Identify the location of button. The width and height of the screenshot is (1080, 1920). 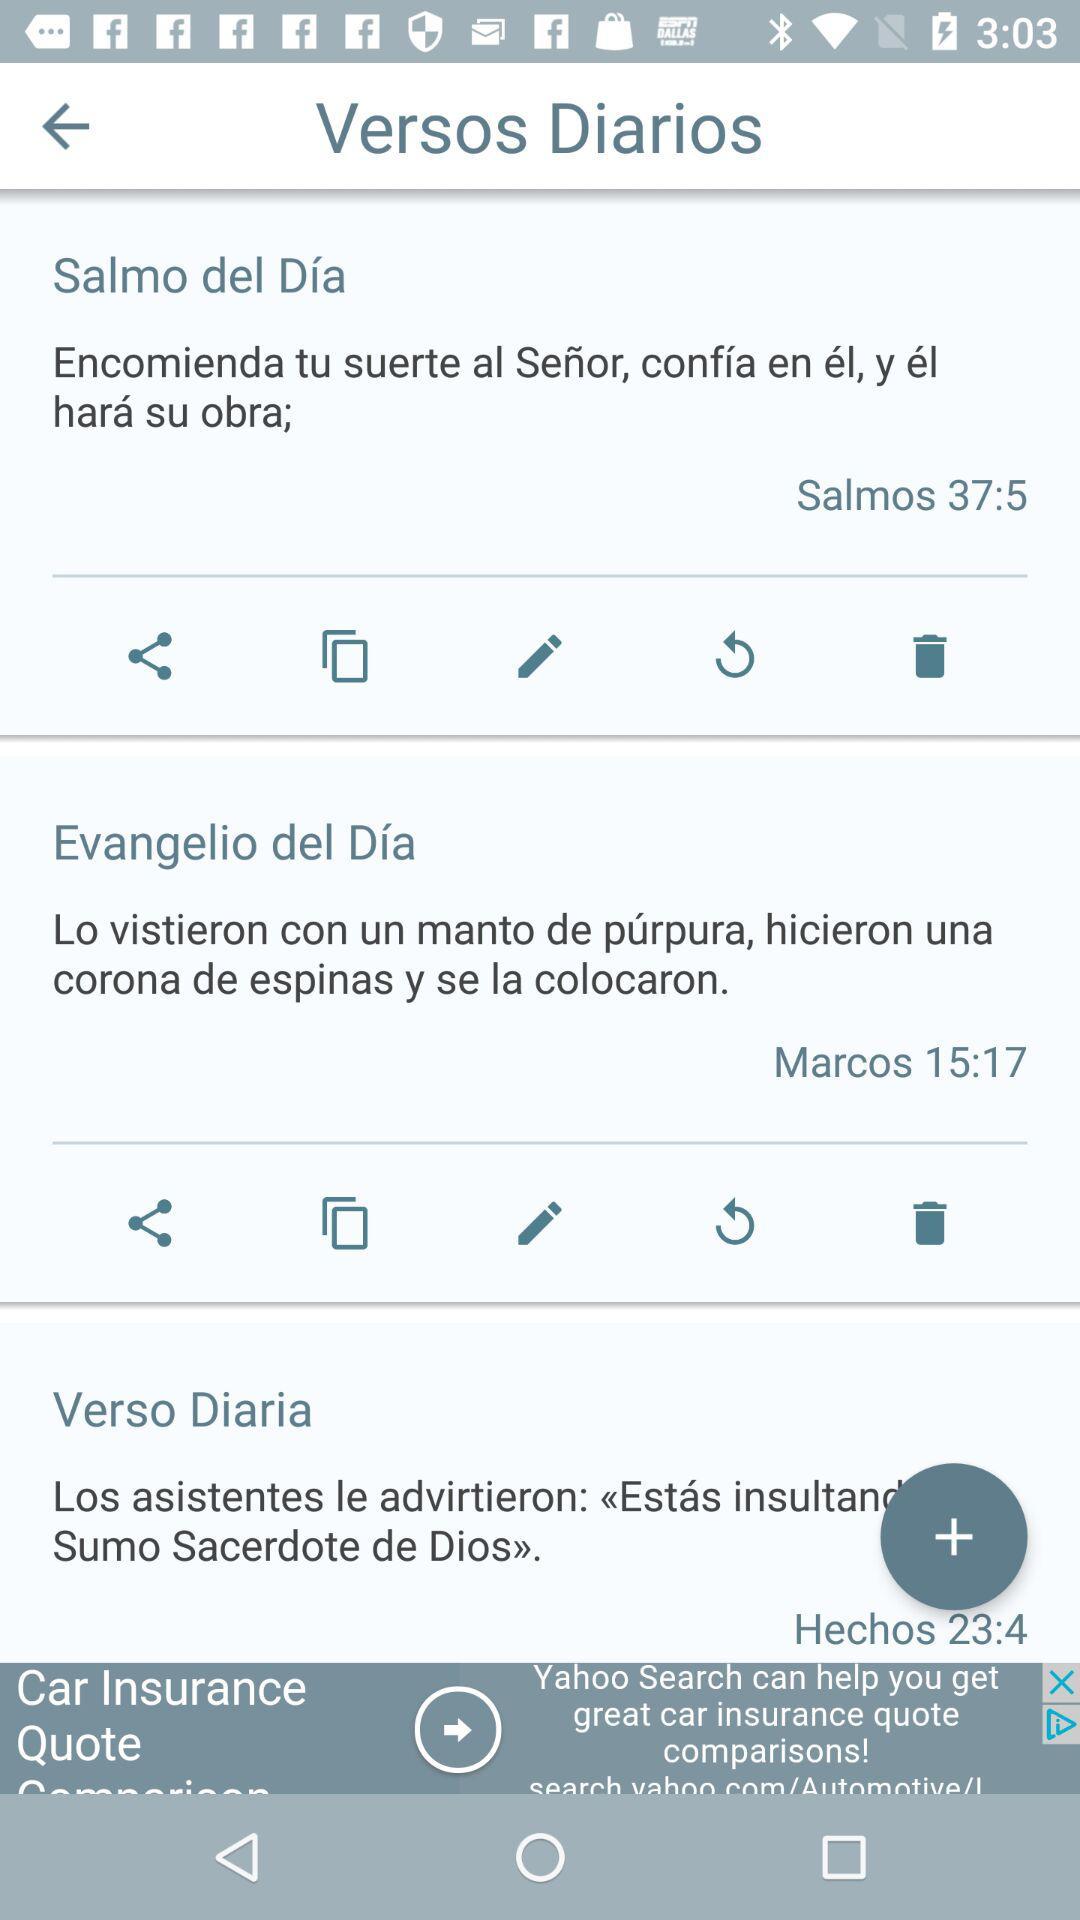
(952, 1535).